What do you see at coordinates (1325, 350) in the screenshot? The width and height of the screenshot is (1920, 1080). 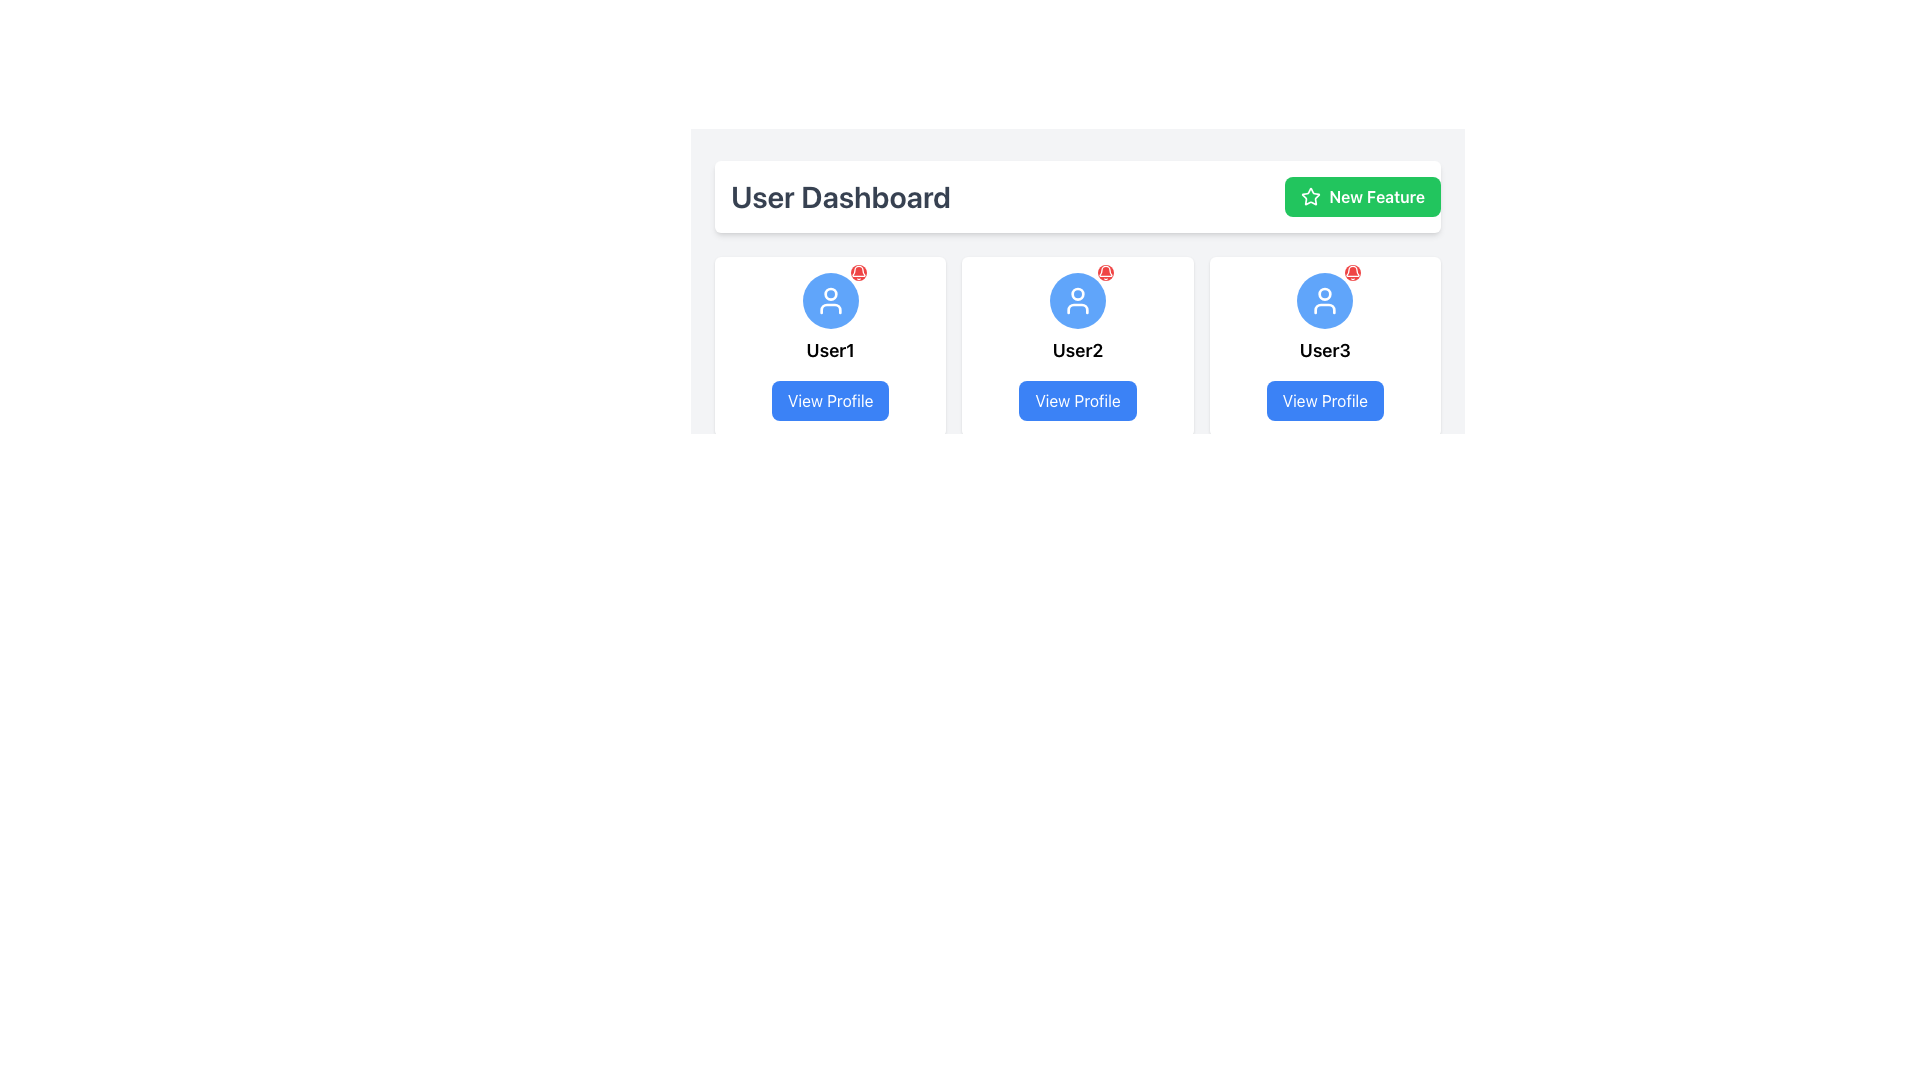 I see `the text label reading 'User3', which is styled in bold and positioned above the 'View Profile' button in the third user card` at bounding box center [1325, 350].